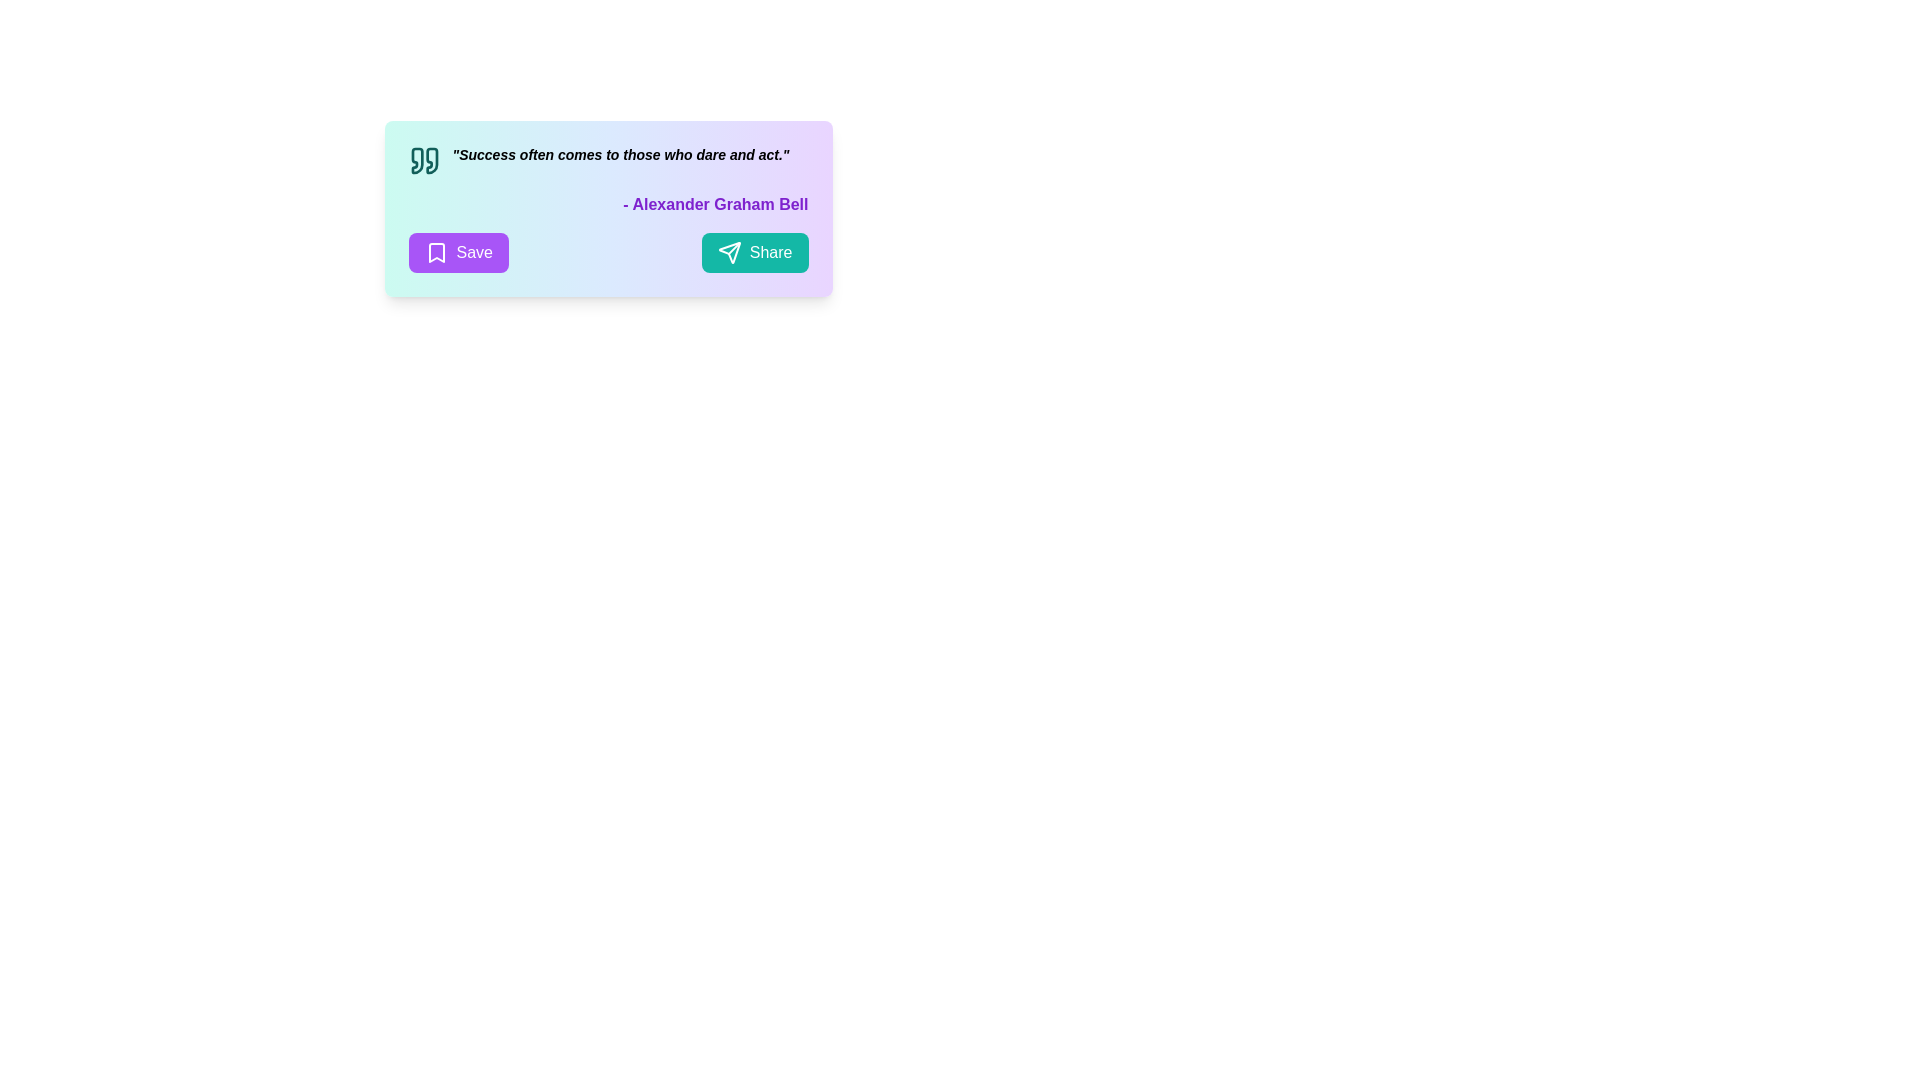 This screenshot has height=1080, width=1920. I want to click on the airplane icon located within the green 'Share' button at the bottom-right section of the card component, so click(728, 252).